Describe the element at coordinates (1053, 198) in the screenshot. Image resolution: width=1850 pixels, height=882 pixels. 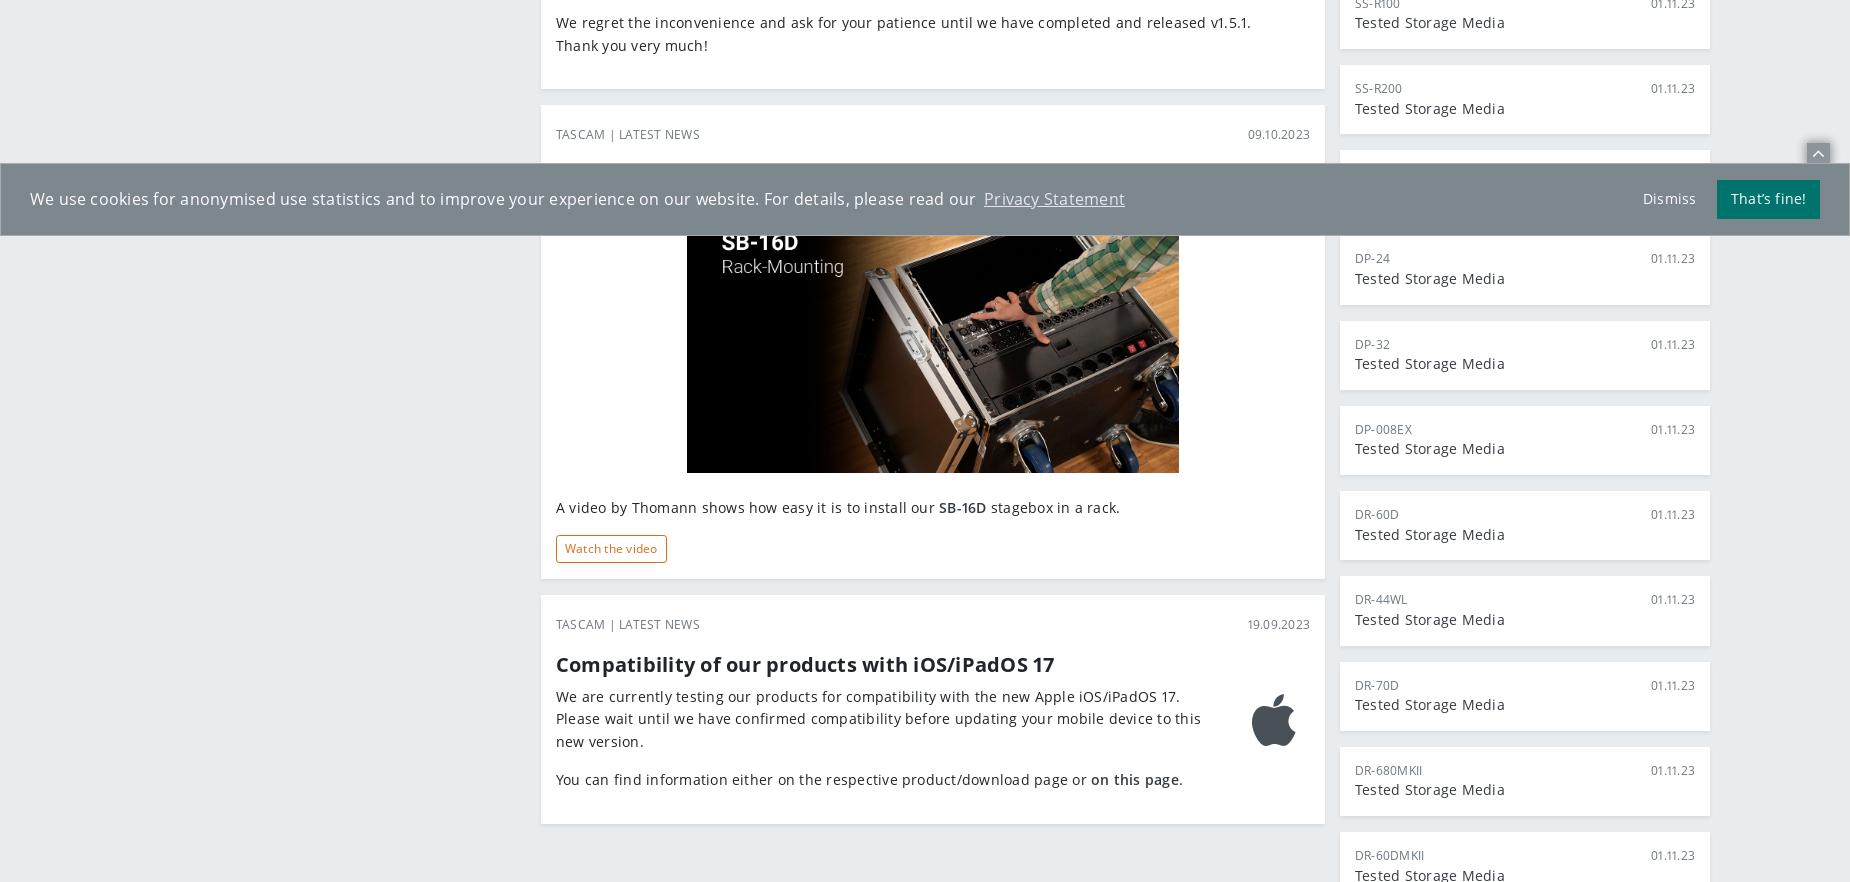
I see `'Privacy Statement'` at that location.